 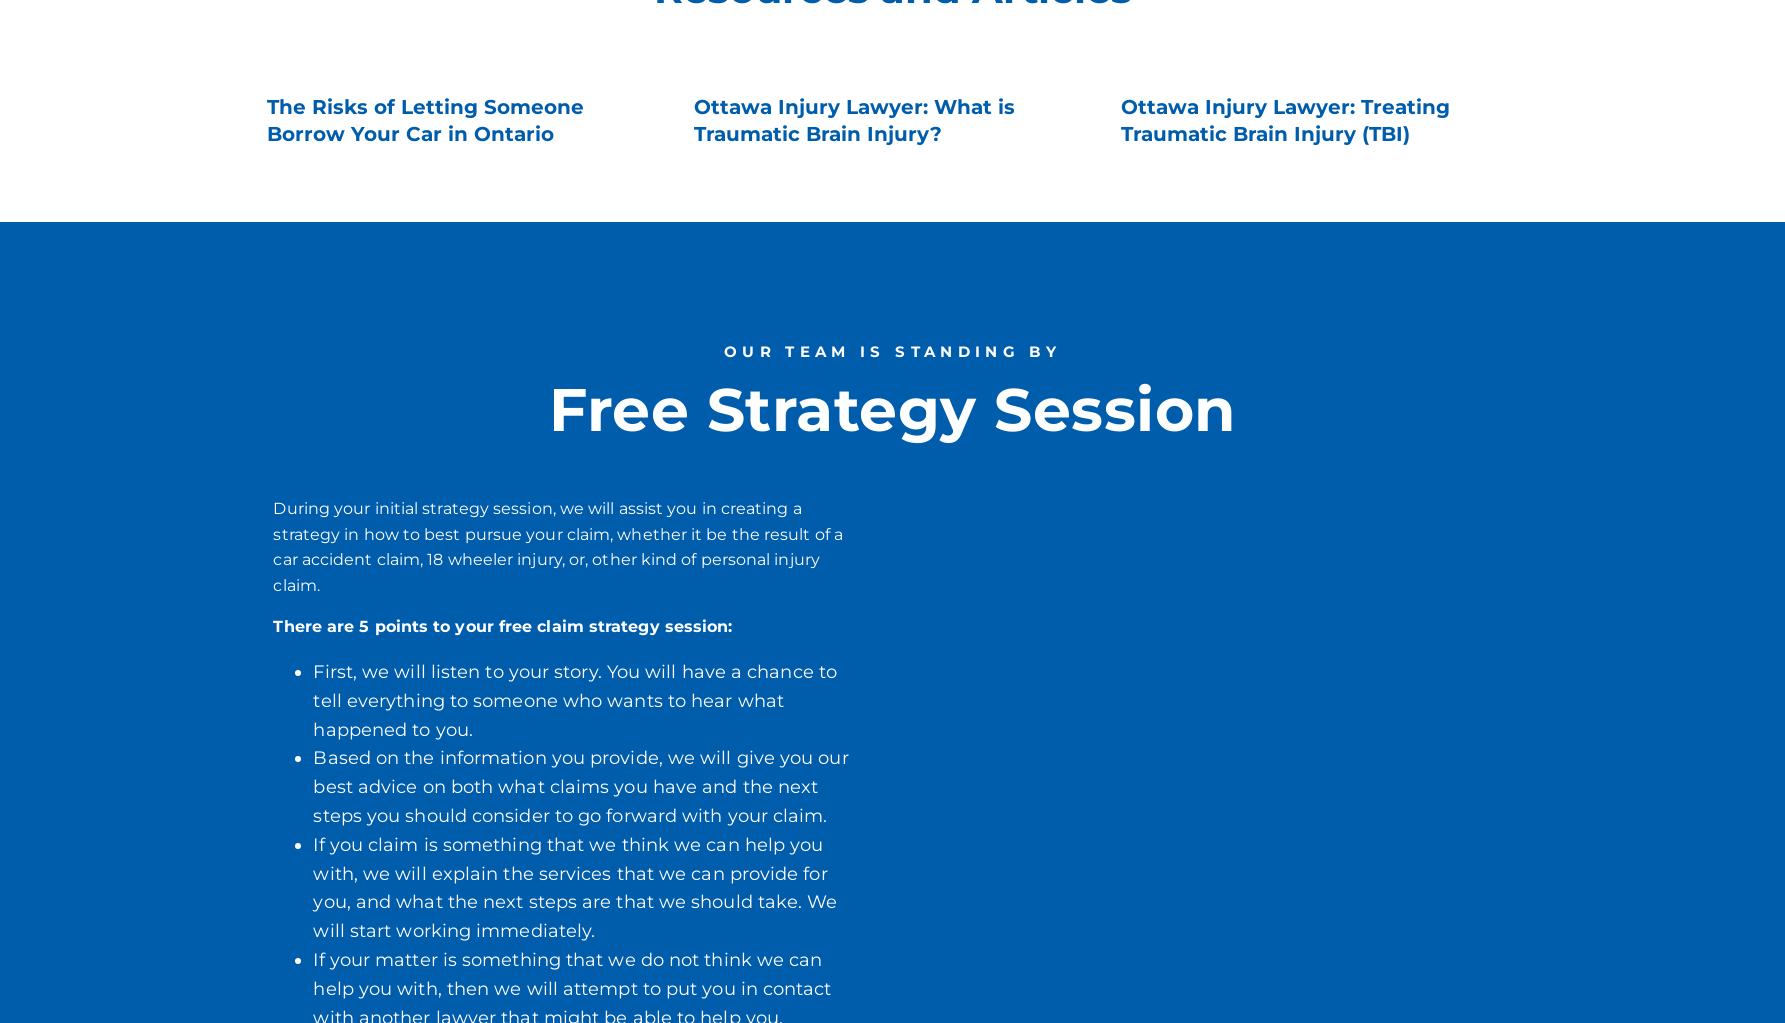 I want to click on 'Based on the information you provide, we will give you our best advice on both what claims you have and the next steps you should consider to go forward with your claim.', so click(x=580, y=785).